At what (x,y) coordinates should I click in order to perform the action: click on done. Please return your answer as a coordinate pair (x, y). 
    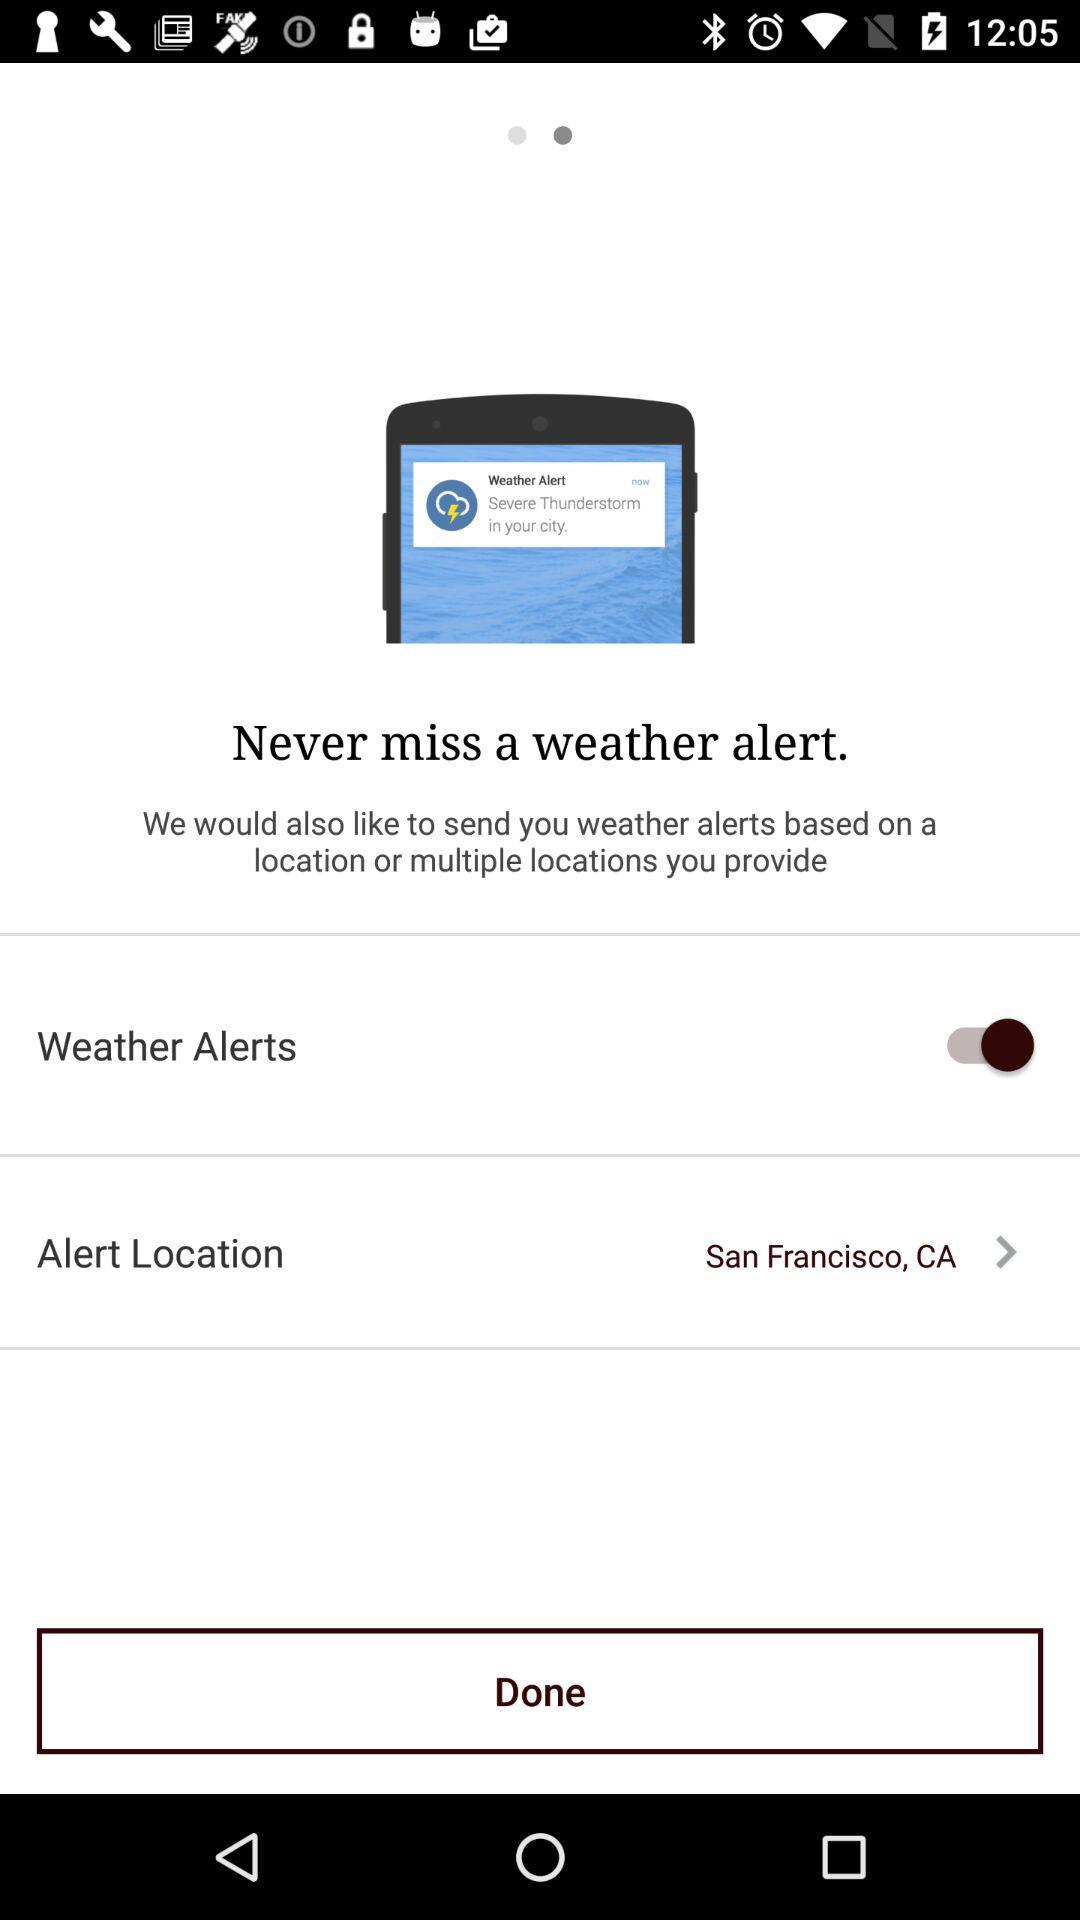
    Looking at the image, I should click on (540, 1690).